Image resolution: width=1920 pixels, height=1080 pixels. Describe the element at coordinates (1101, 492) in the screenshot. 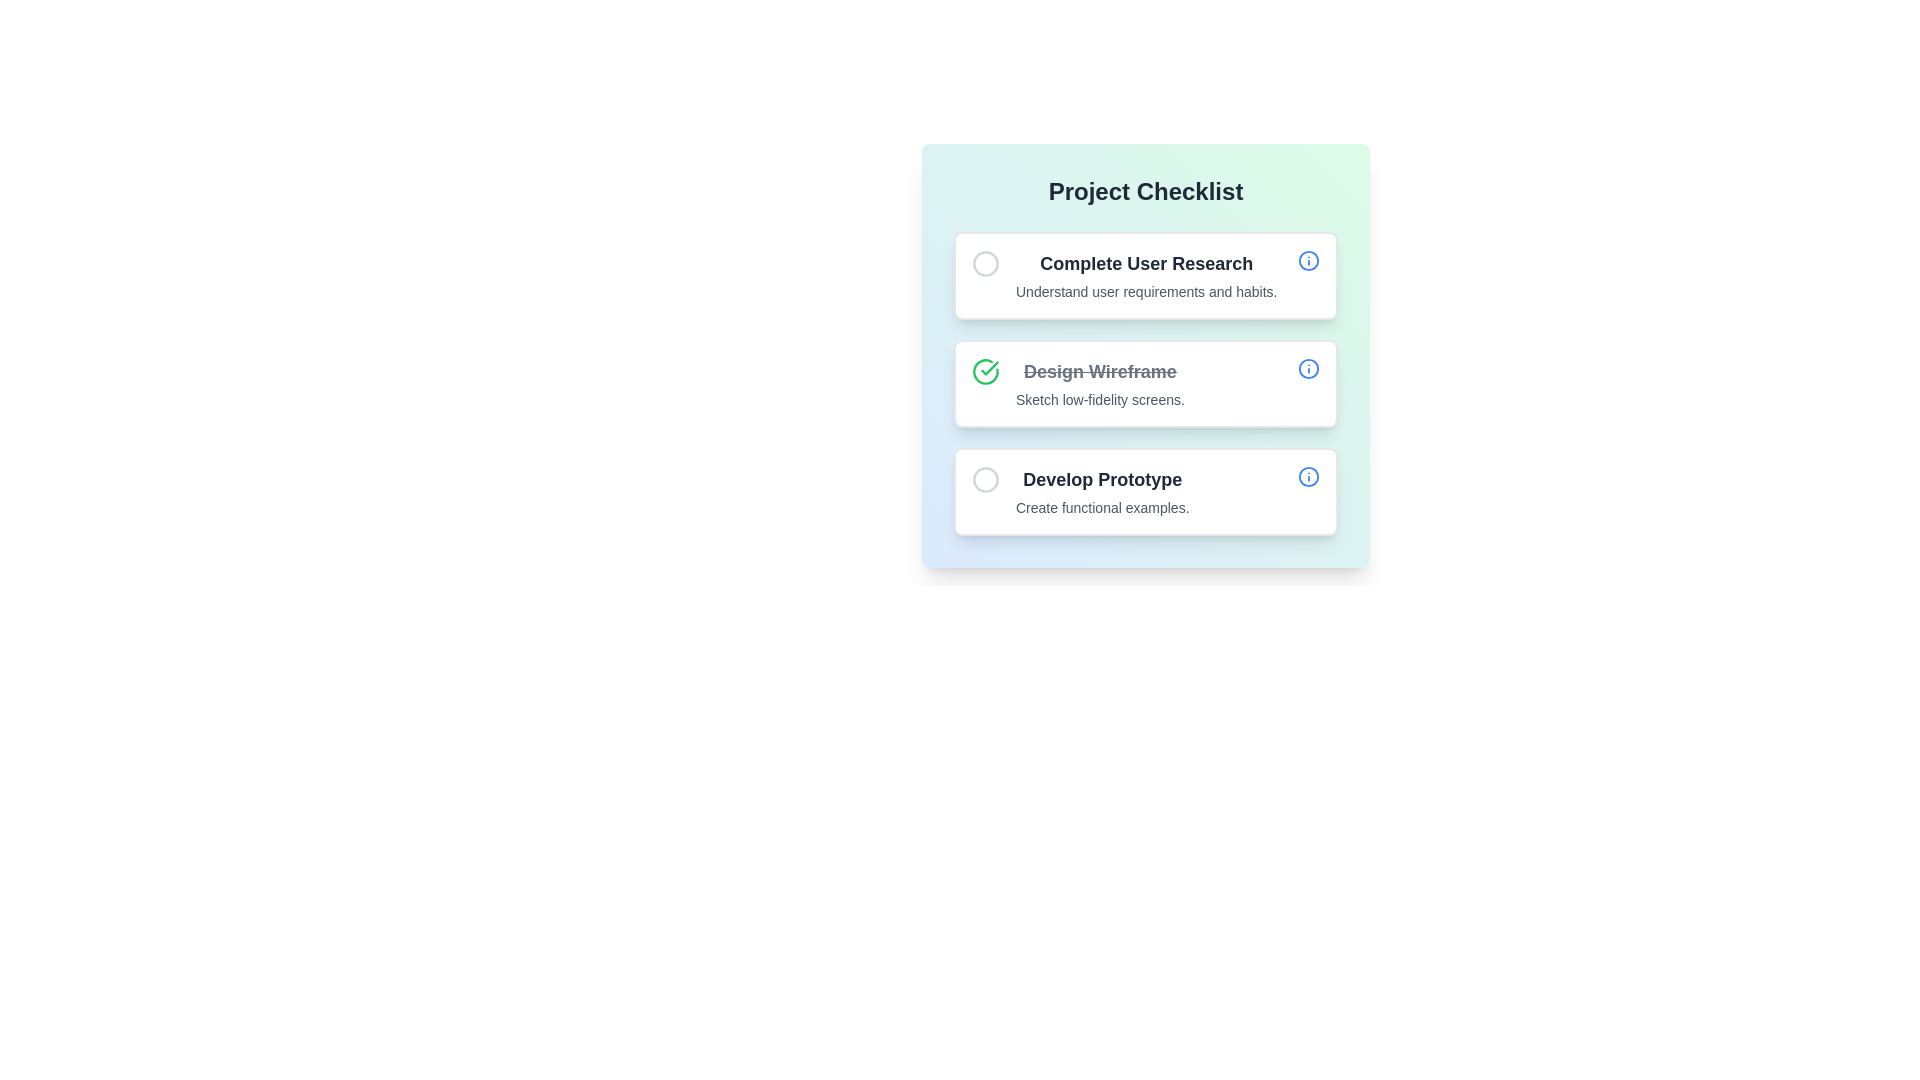

I see `the text block element displaying task details, which includes the lines 'Develop Prototype' and 'Create functional examples', positioned as the third item in a checklist interface` at that location.